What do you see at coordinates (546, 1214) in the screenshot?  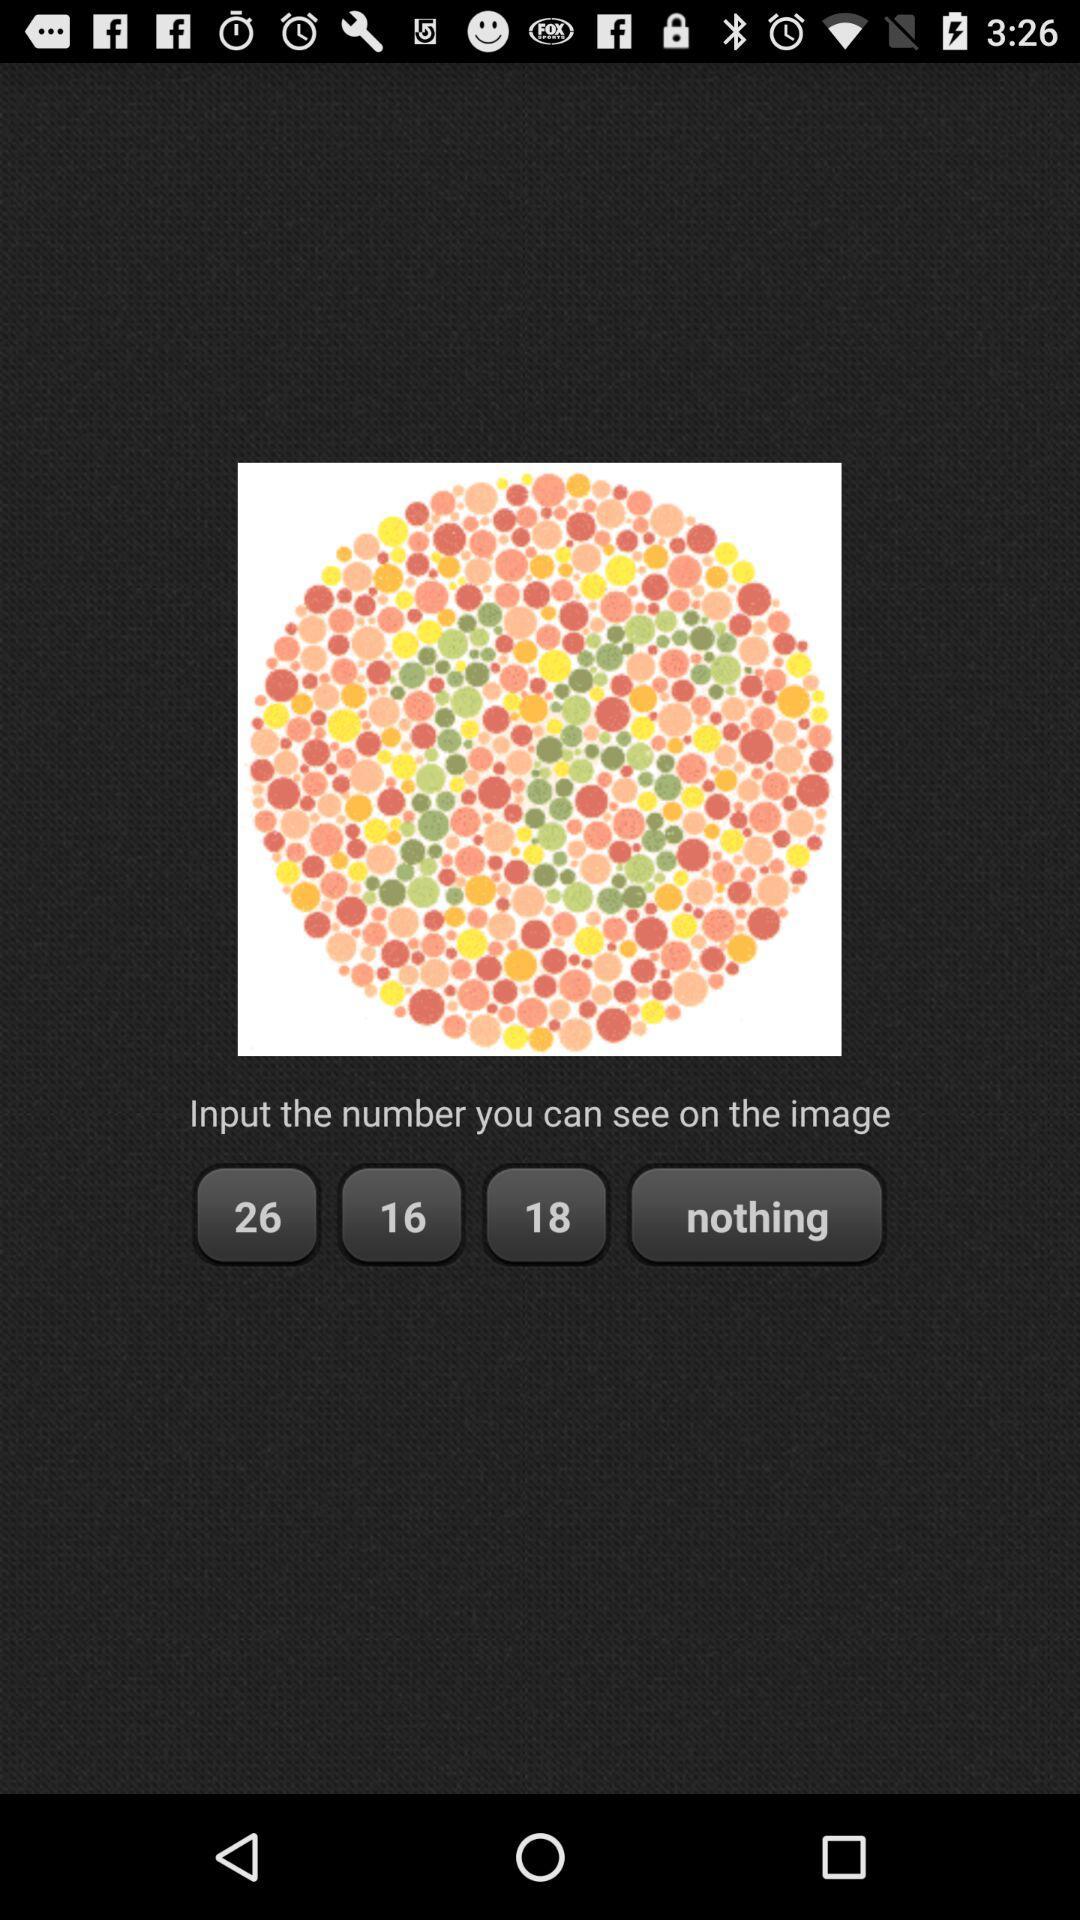 I see `the 18 item` at bounding box center [546, 1214].